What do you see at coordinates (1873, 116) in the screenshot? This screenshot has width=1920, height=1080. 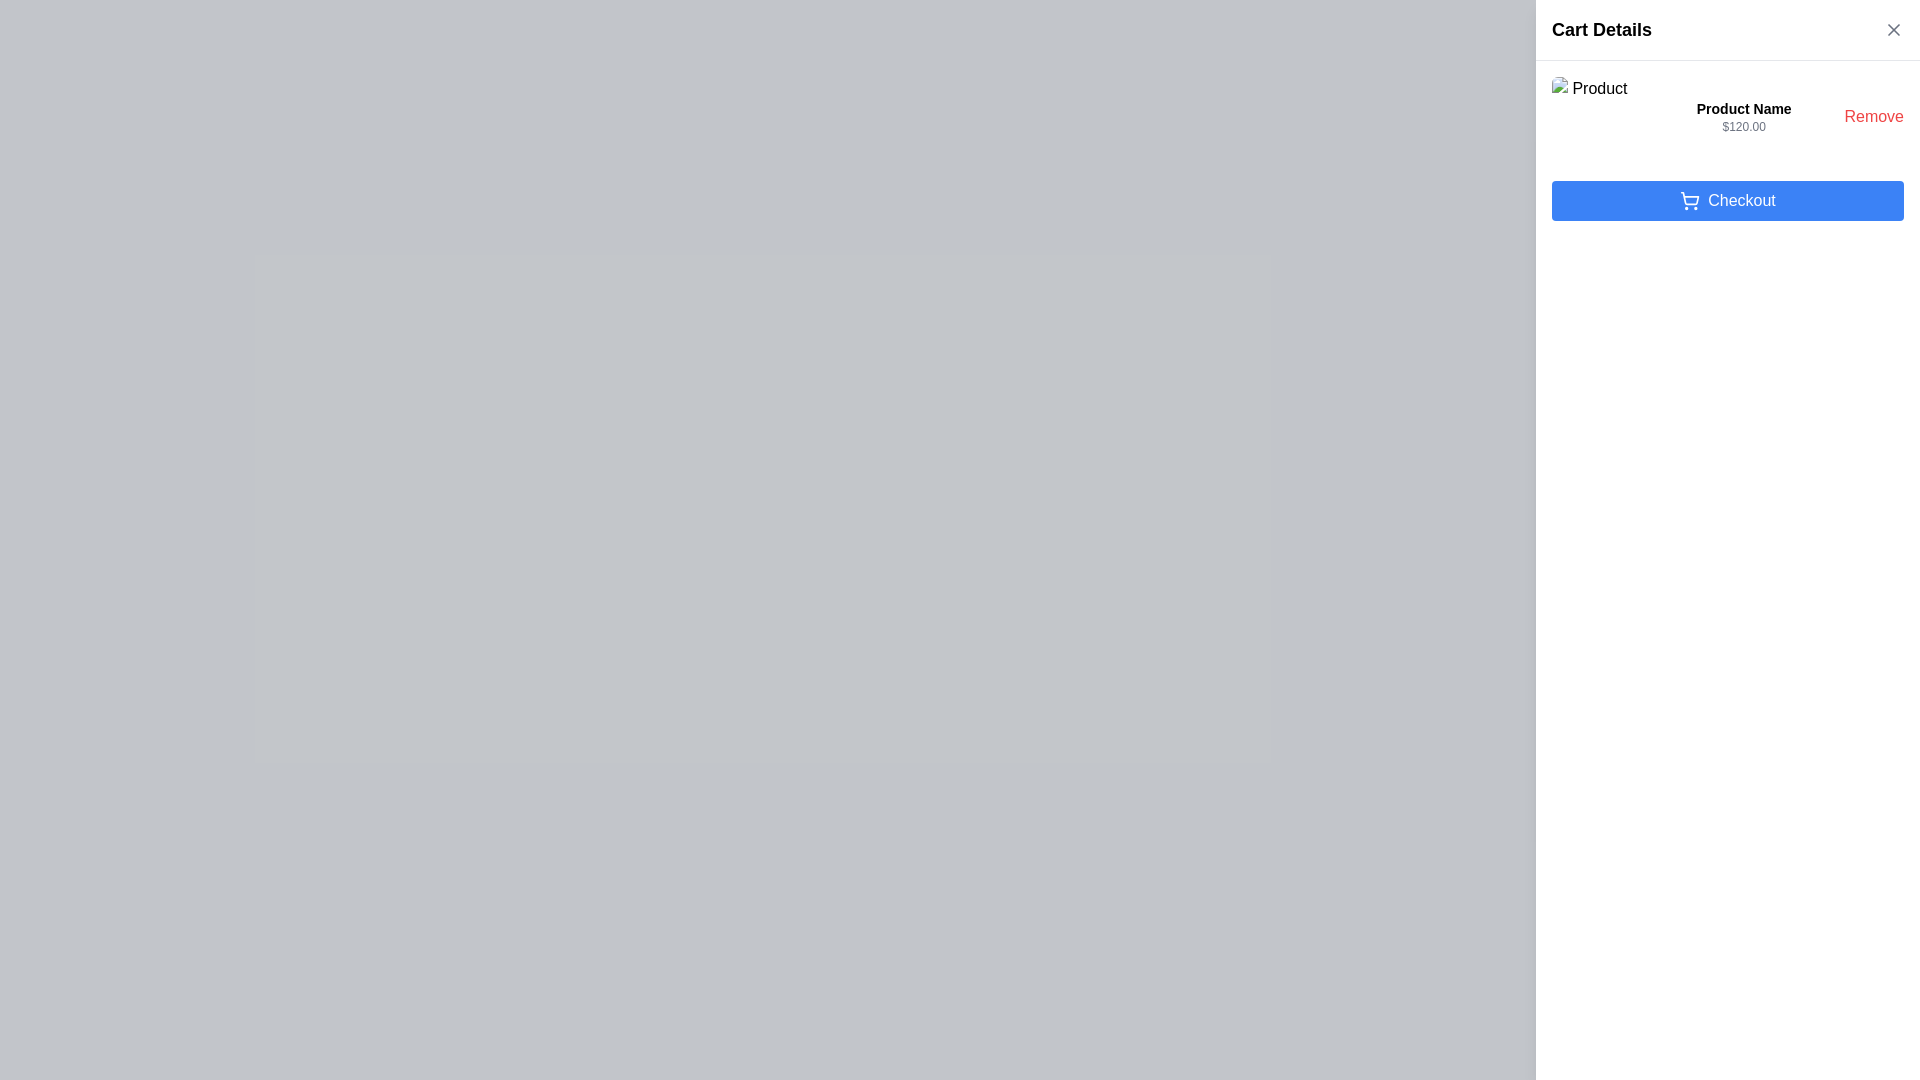 I see `the deletion button located at the far right of the product row` at bounding box center [1873, 116].